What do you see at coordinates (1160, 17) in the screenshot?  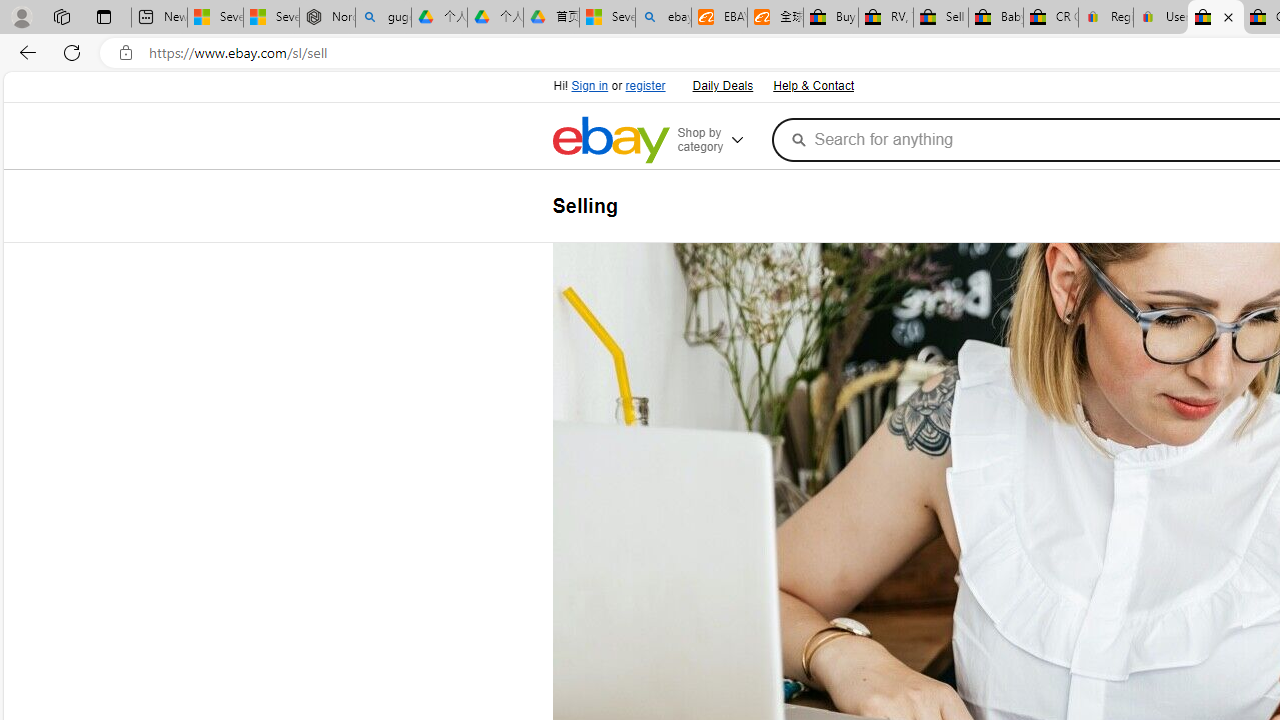 I see `'User Privacy Notice | eBay'` at bounding box center [1160, 17].